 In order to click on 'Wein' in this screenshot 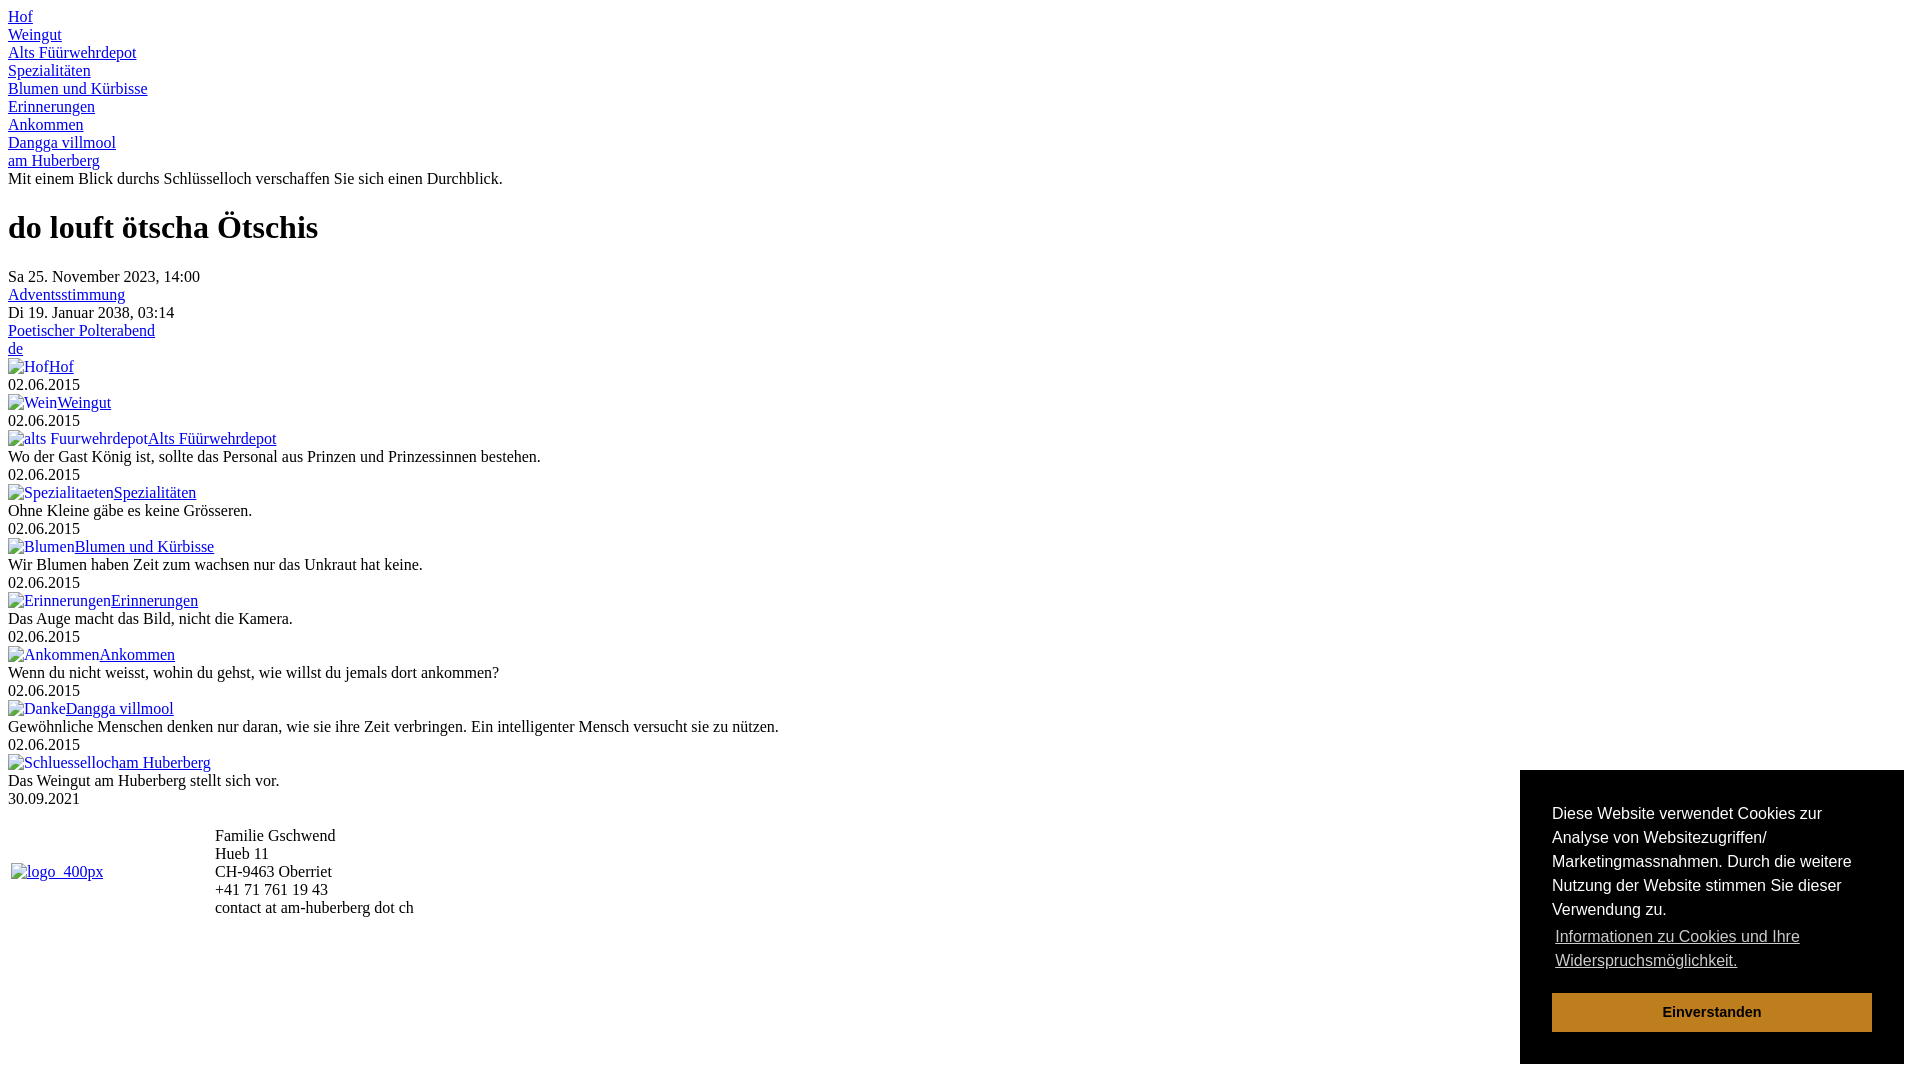, I will do `click(32, 402)`.